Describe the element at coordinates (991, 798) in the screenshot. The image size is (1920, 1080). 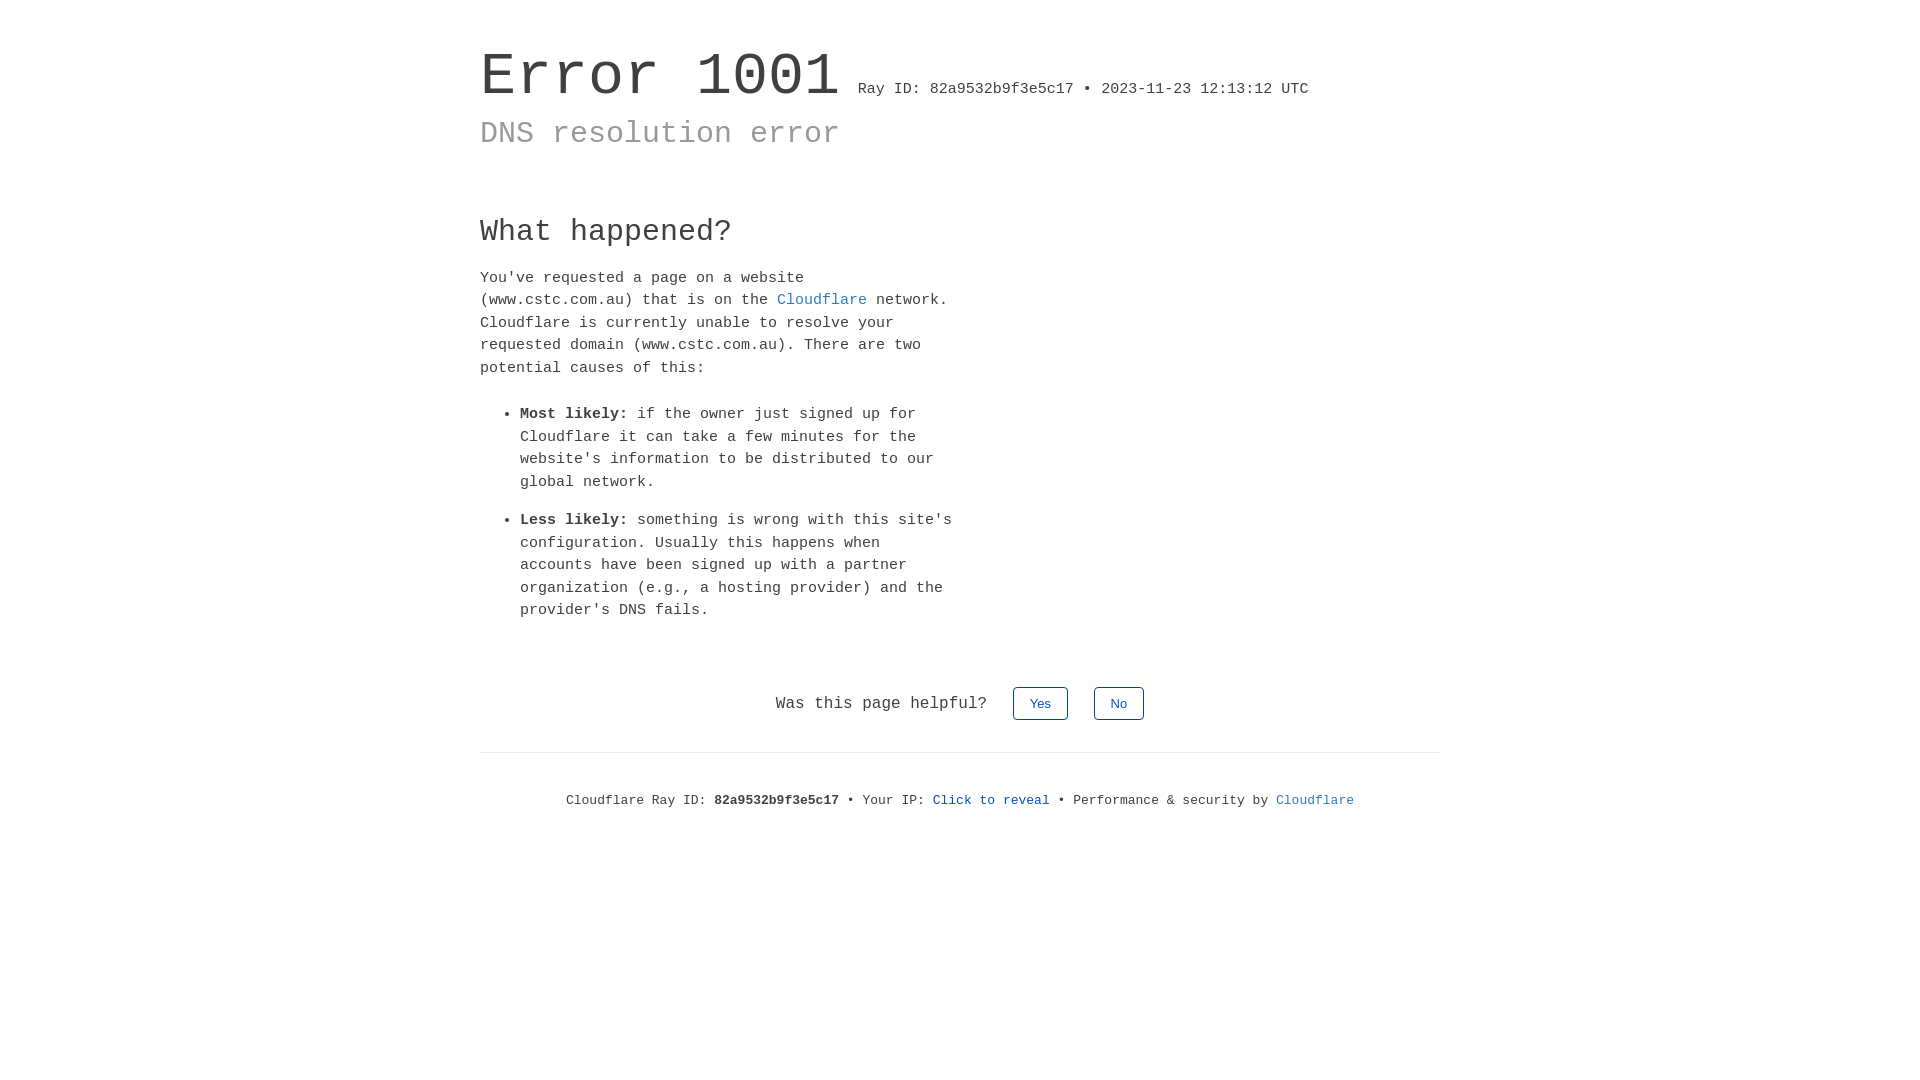
I see `'Click to reveal'` at that location.